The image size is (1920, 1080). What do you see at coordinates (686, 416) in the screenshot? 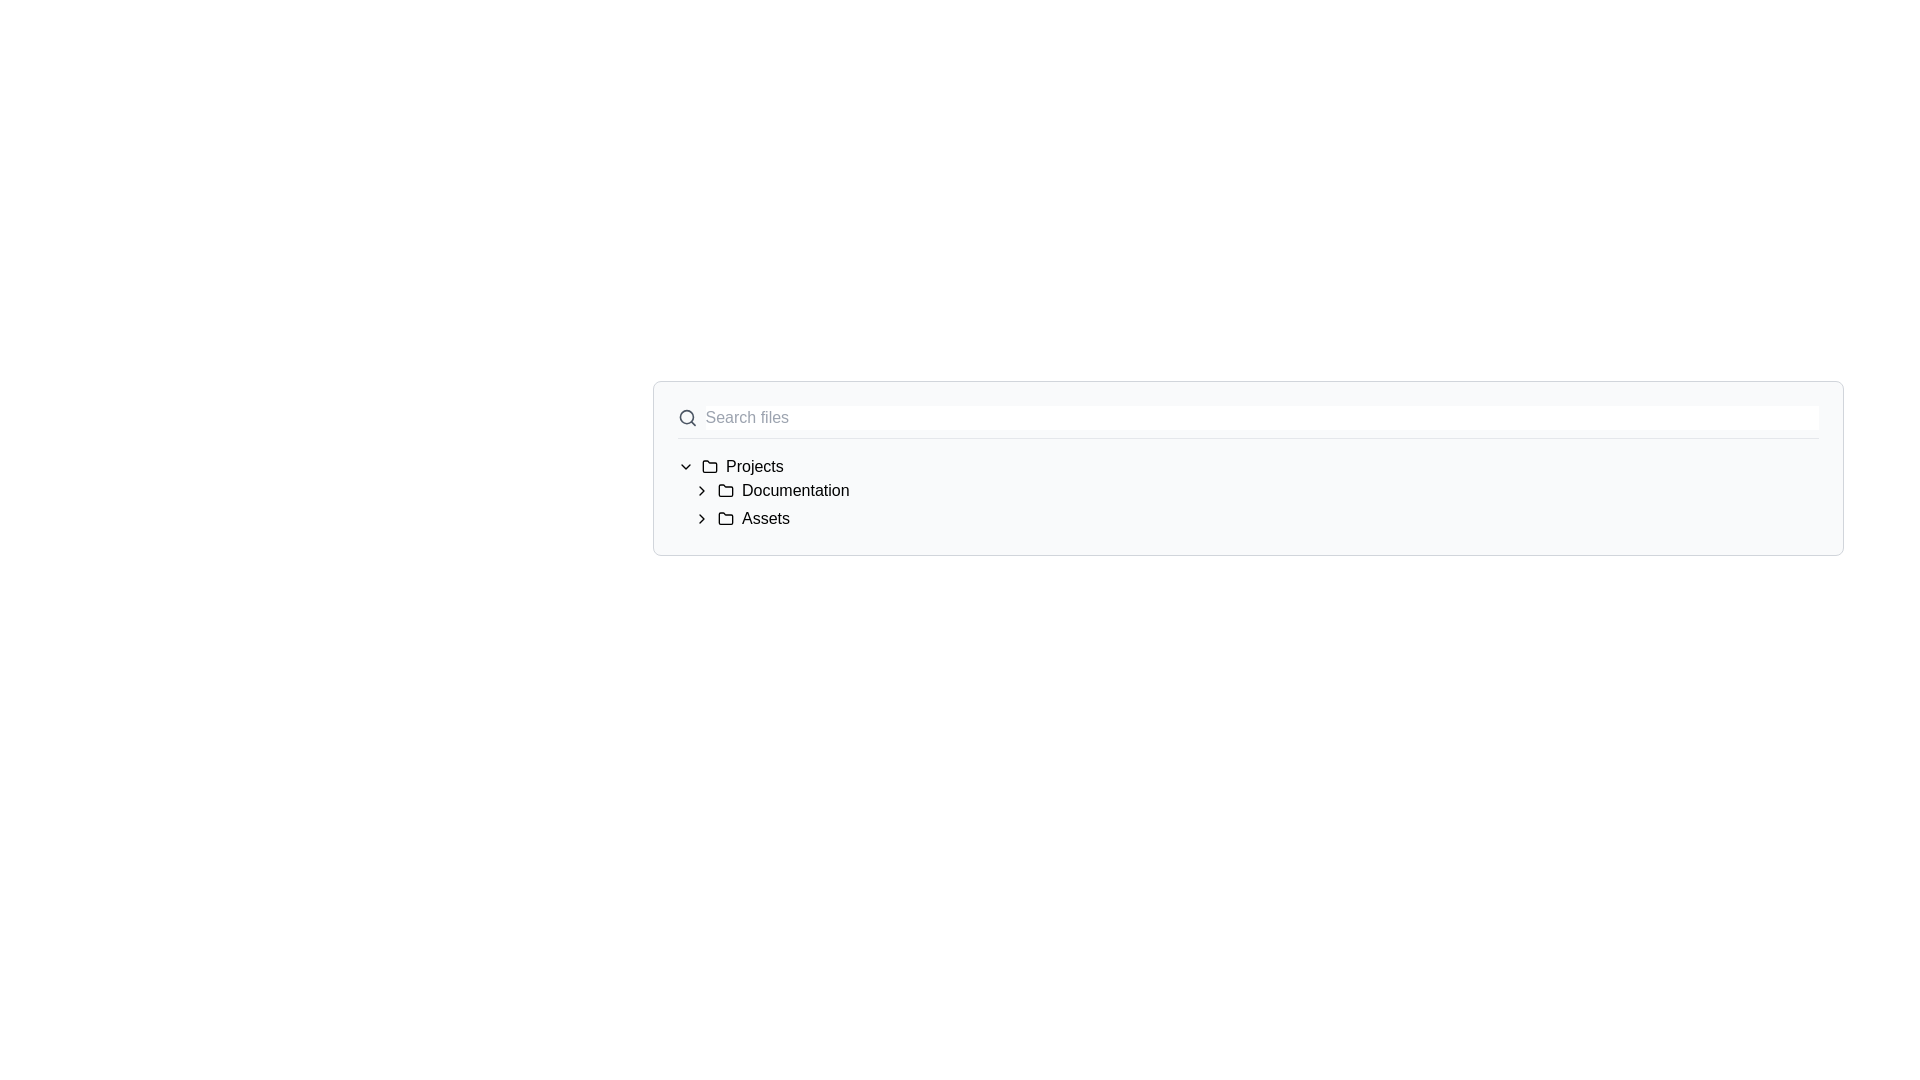
I see `the circular part of the SVG magnifying glass icon located in the upper-left section of the interface above the expandable list` at bounding box center [686, 416].